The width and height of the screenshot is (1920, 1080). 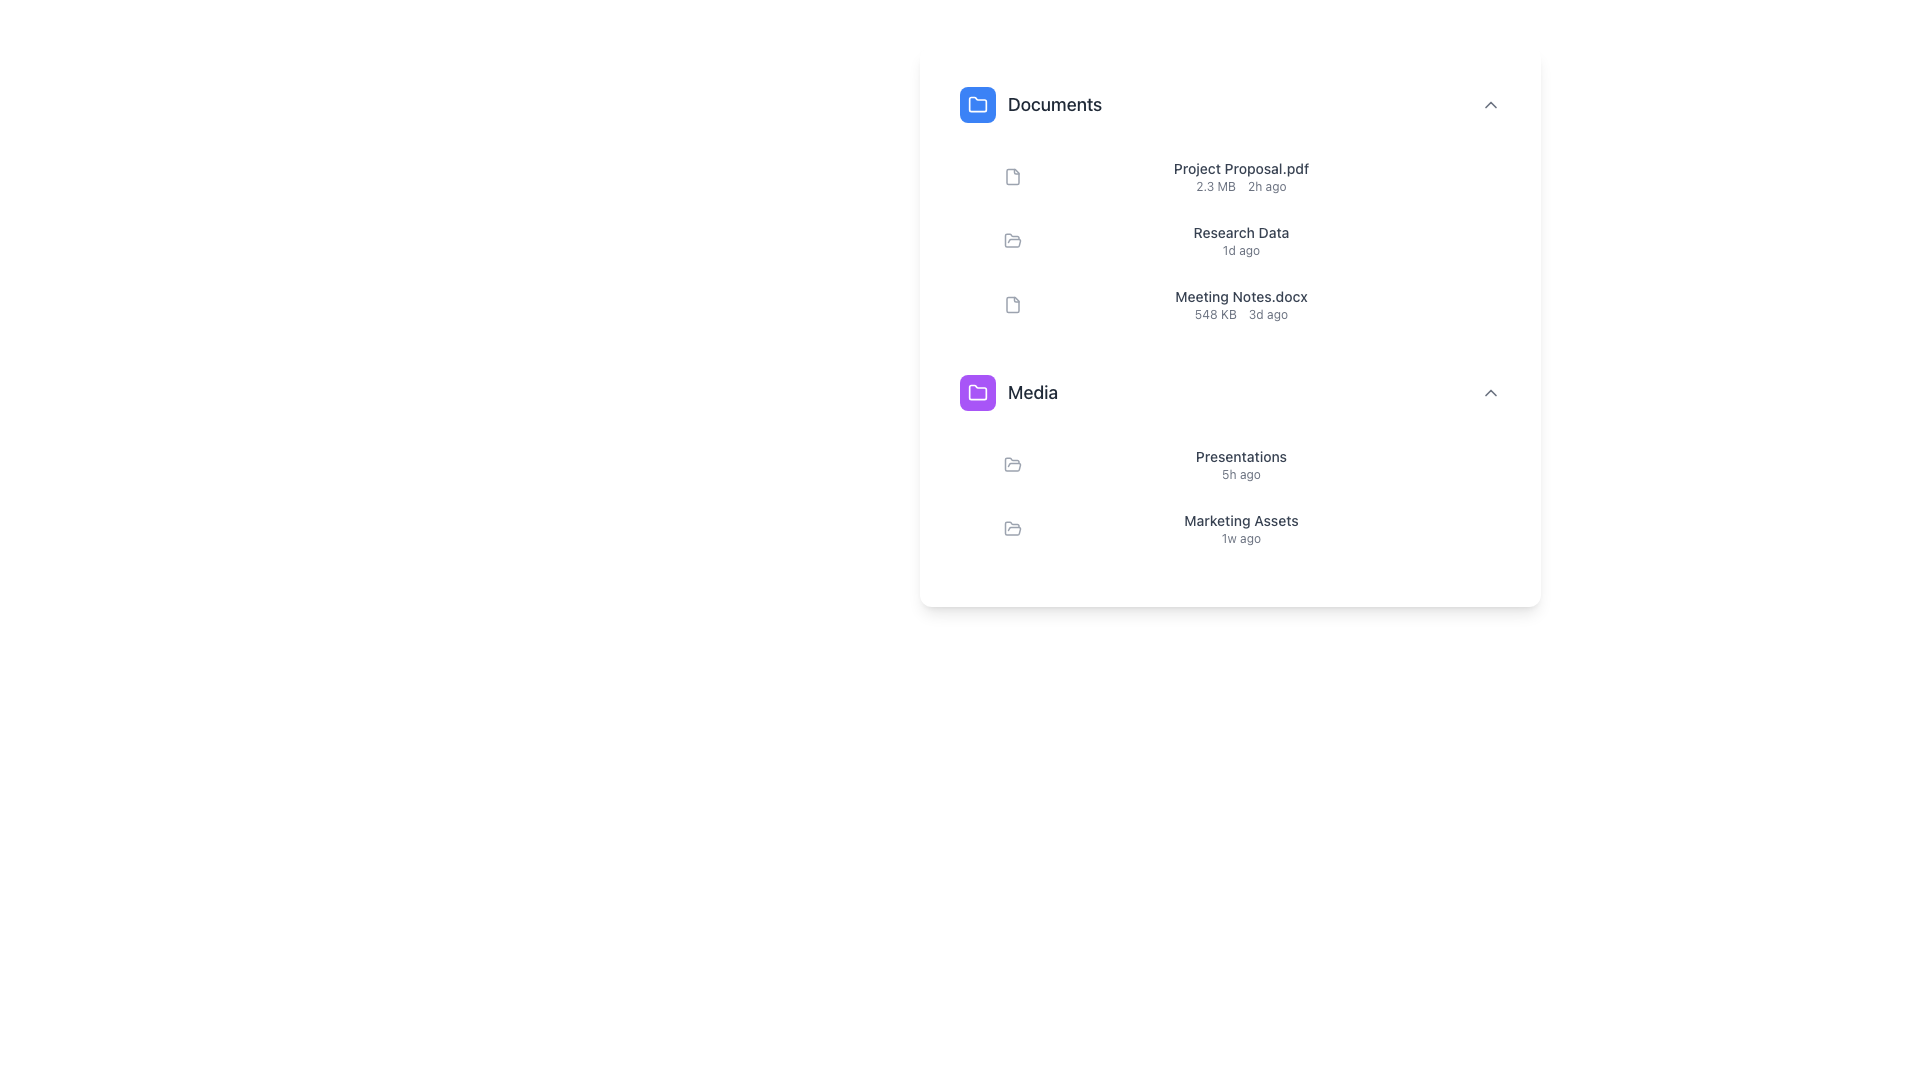 What do you see at coordinates (1477, 527) in the screenshot?
I see `the small gray dot element that is part of the ellipsis menu in the 'Marketing Assets' row of the 'Media' folder section` at bounding box center [1477, 527].